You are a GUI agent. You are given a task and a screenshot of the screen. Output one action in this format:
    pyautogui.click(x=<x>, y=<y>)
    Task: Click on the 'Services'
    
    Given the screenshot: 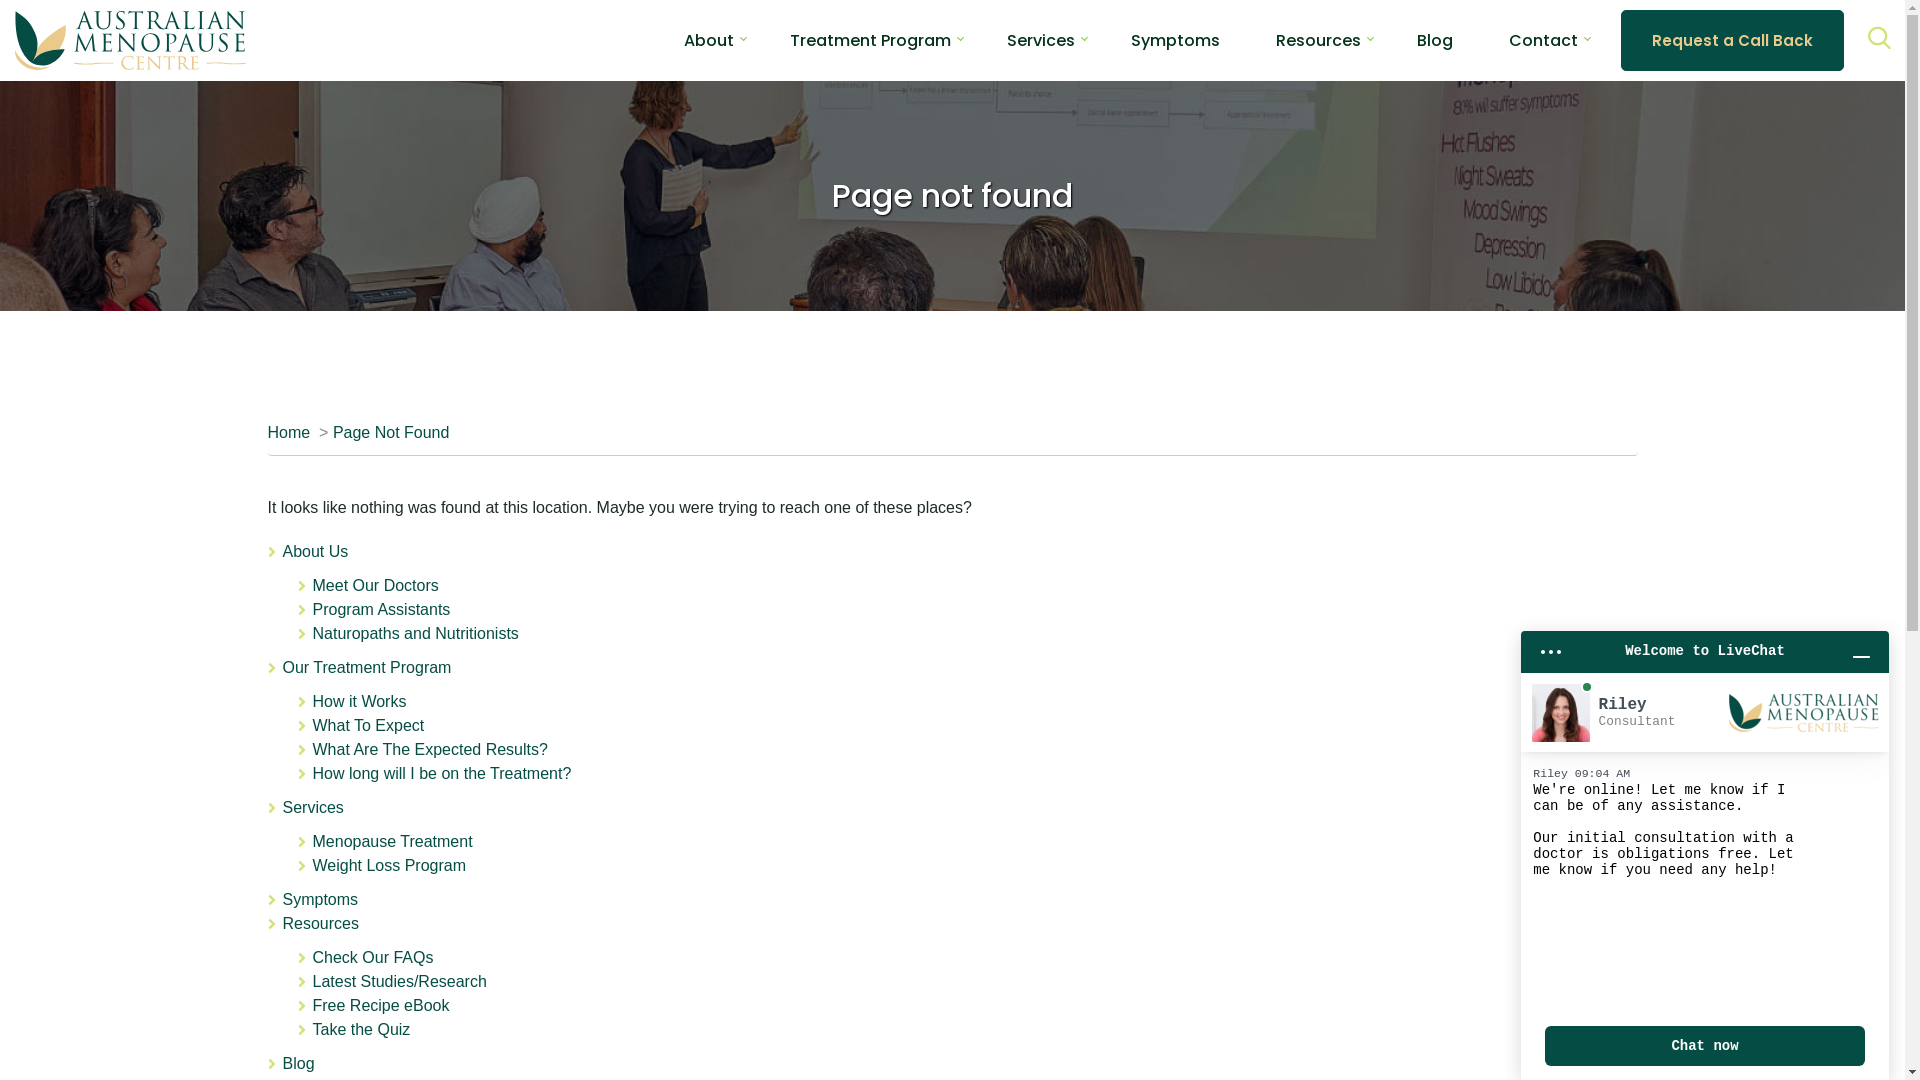 What is the action you would take?
    pyautogui.click(x=311, y=806)
    